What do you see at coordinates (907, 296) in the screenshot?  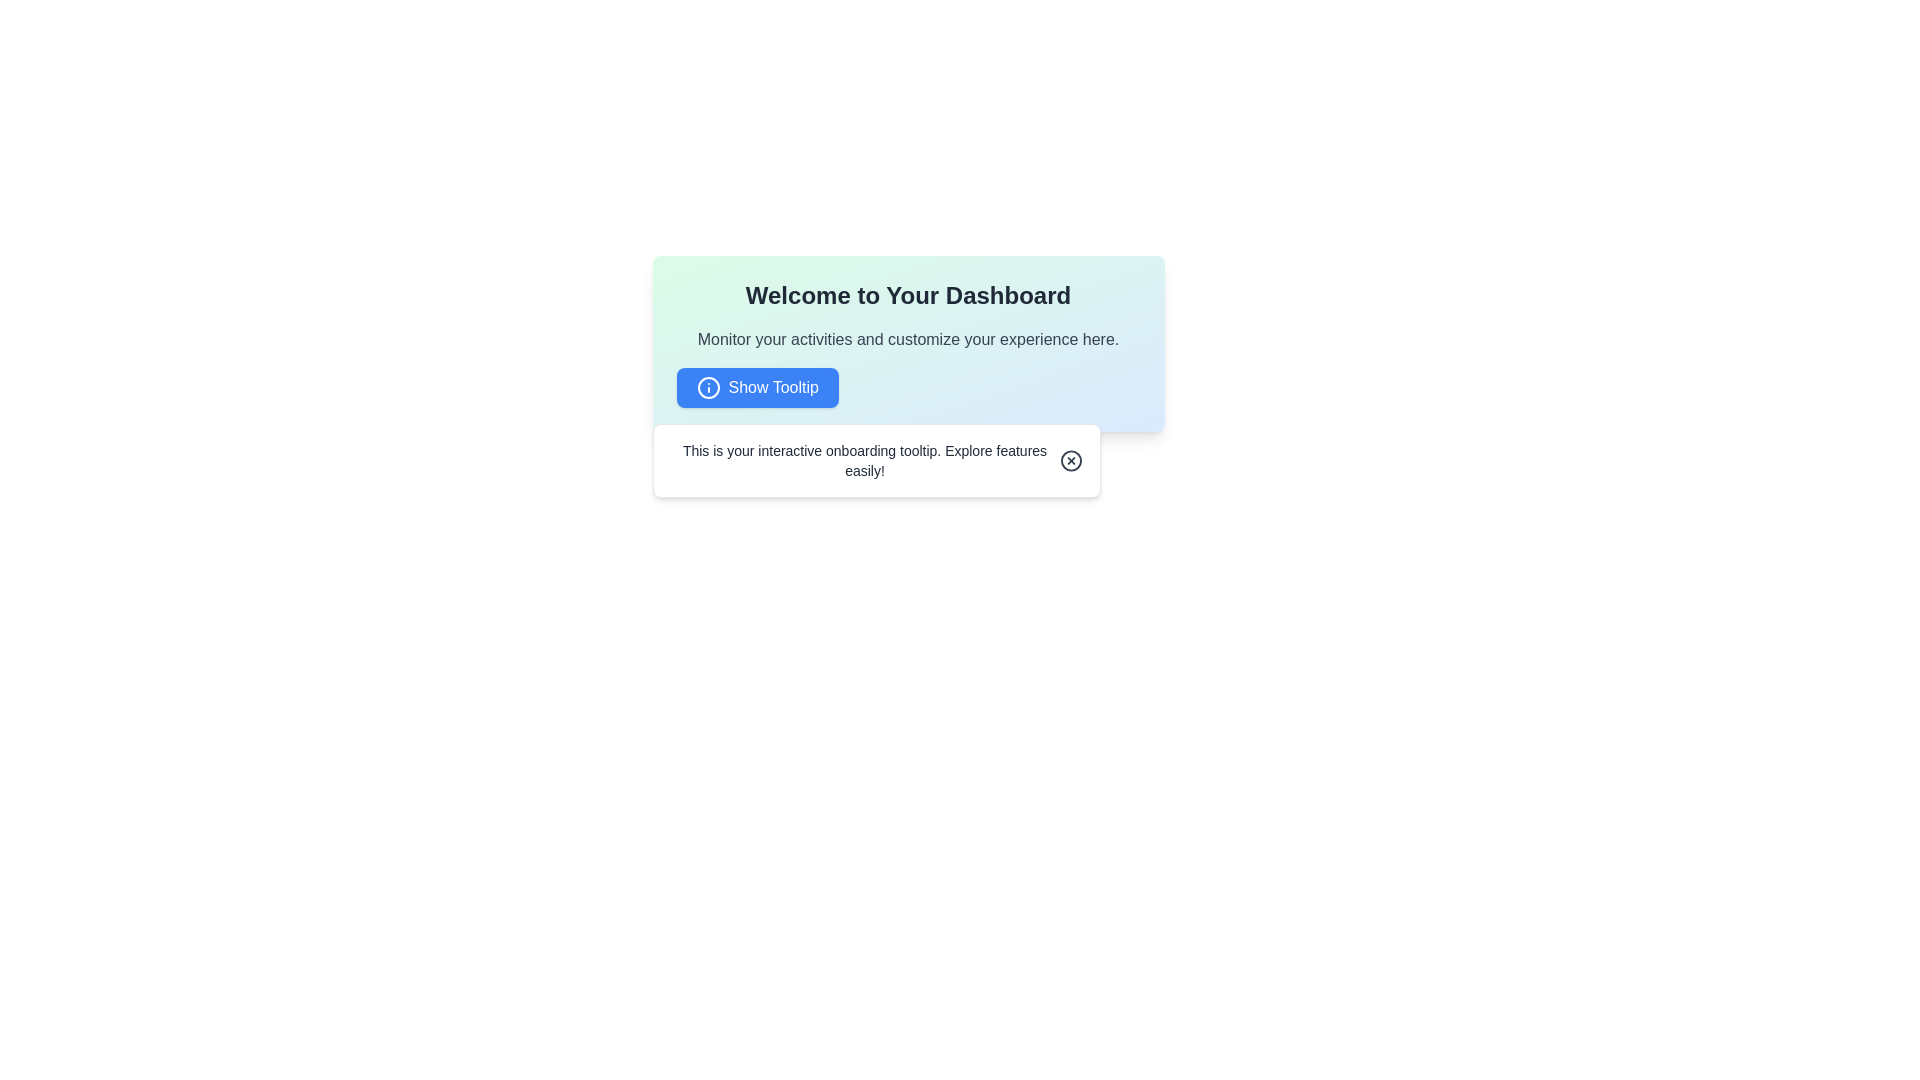 I see `the main heading text at the top of the card layout that introduces the dashboard` at bounding box center [907, 296].